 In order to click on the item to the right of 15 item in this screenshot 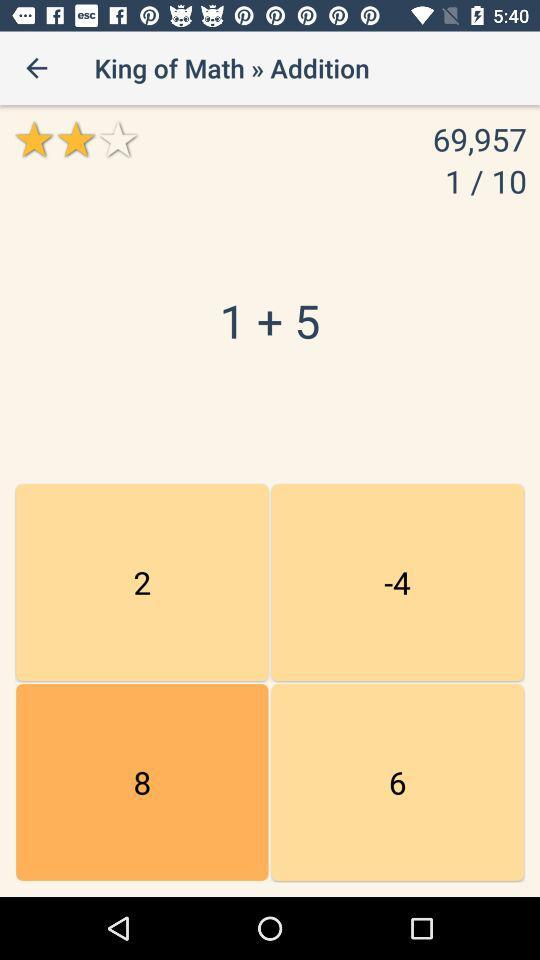, I will do `click(397, 582)`.